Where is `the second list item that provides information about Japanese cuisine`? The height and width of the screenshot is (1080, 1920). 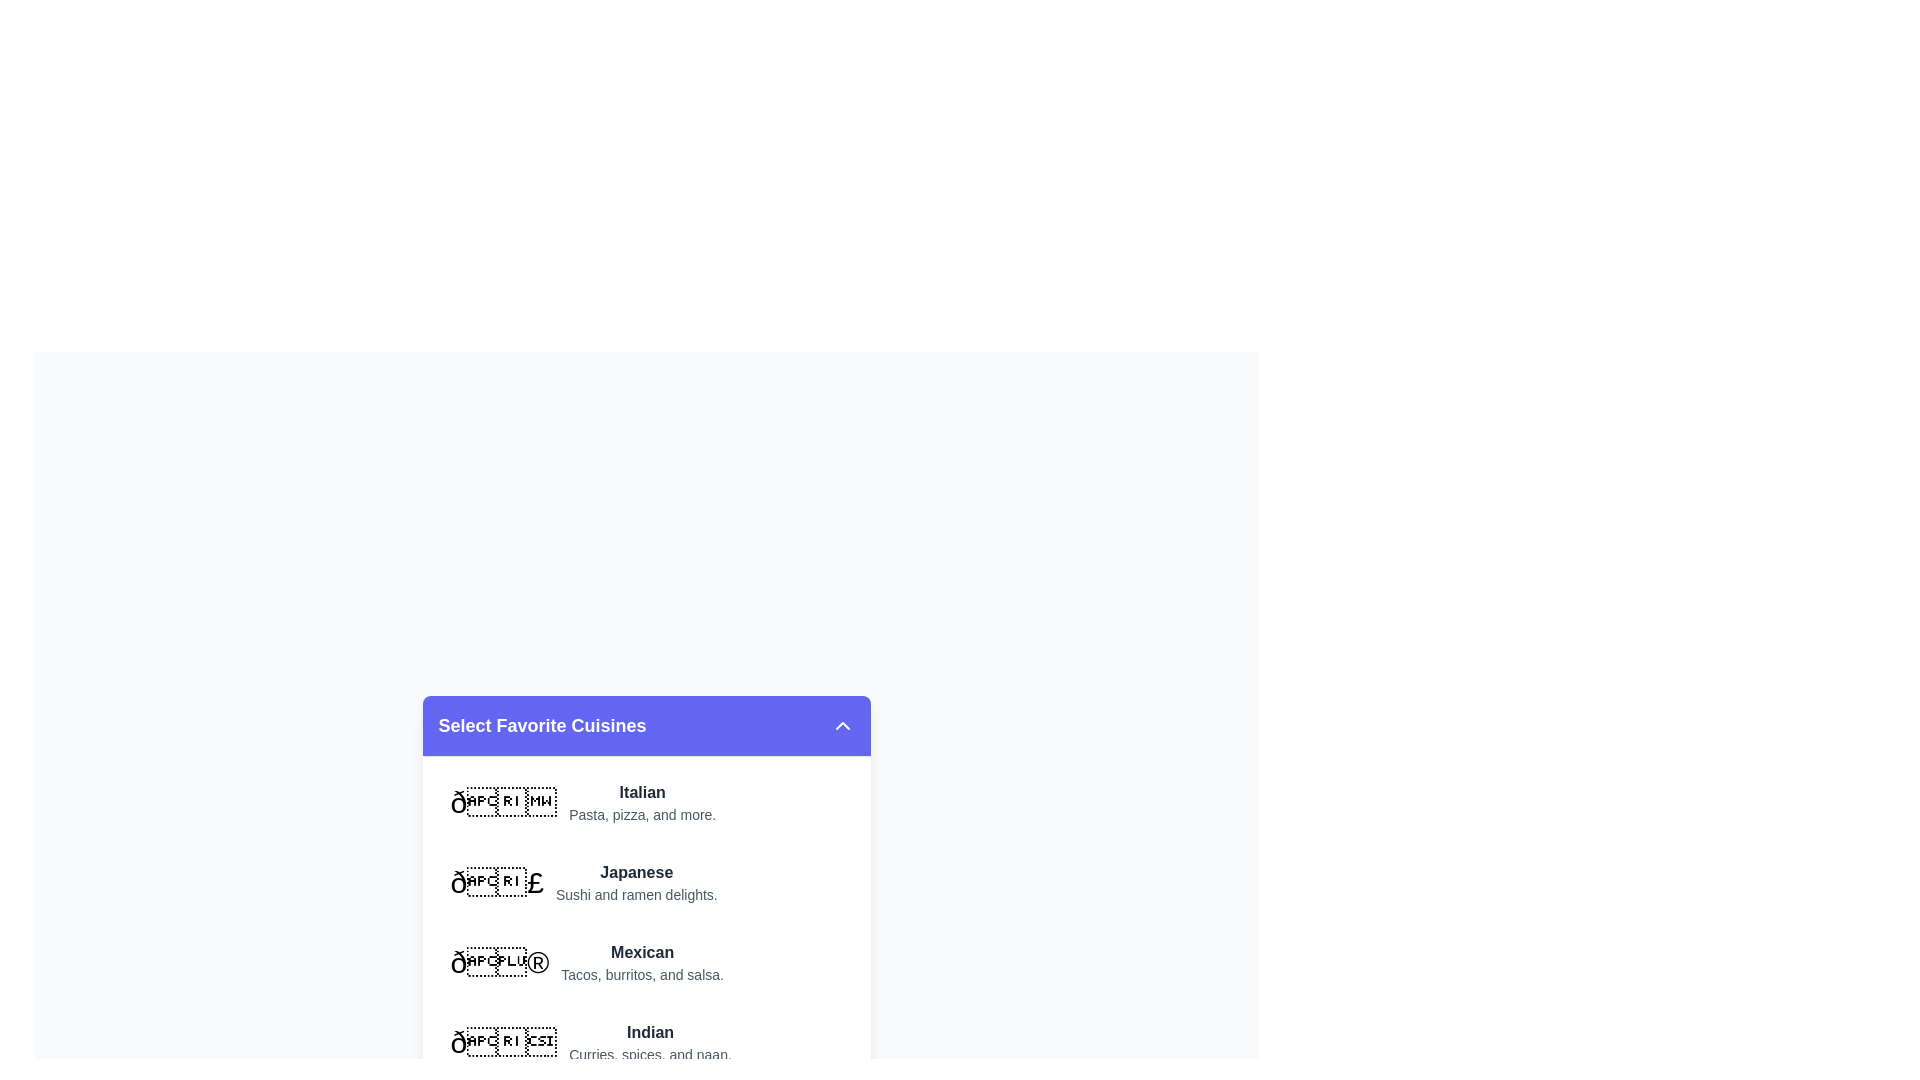
the second list item that provides information about Japanese cuisine is located at coordinates (583, 881).